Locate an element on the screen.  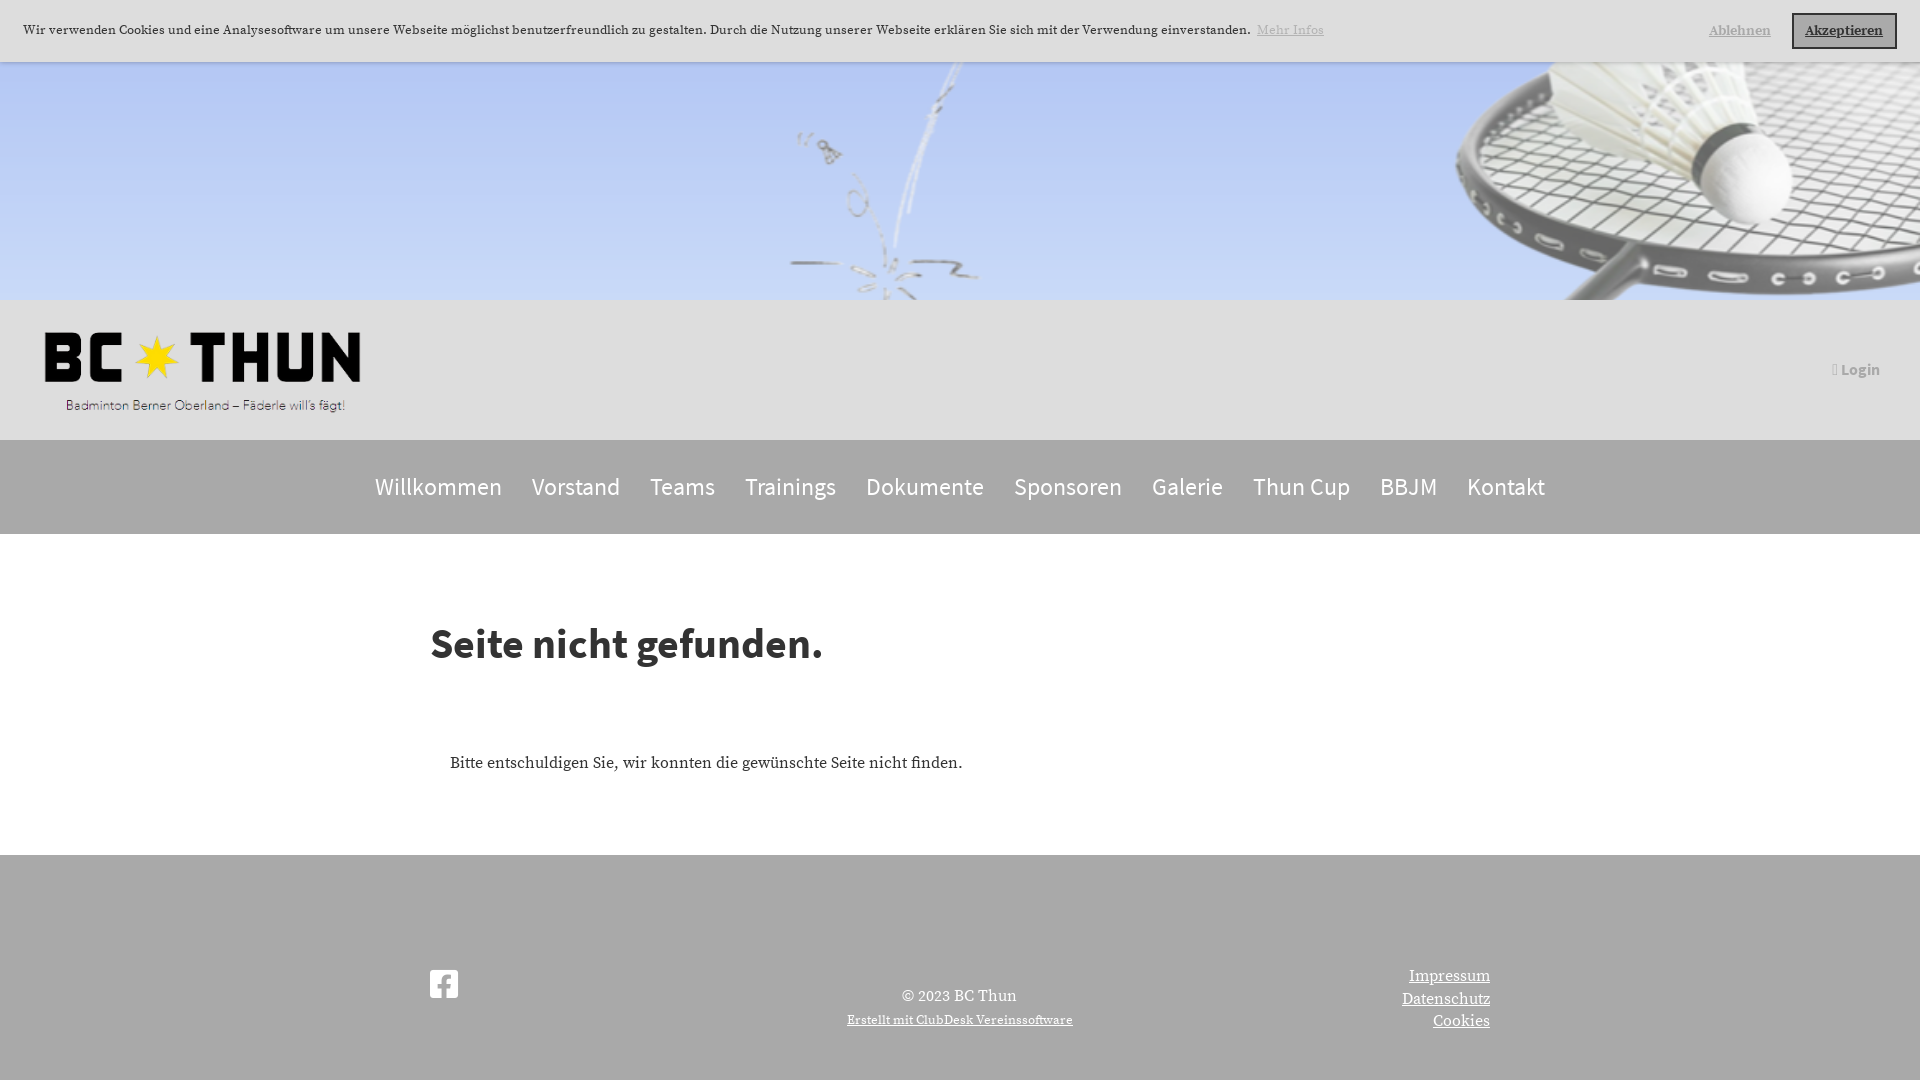
'Galerie' is located at coordinates (1187, 486).